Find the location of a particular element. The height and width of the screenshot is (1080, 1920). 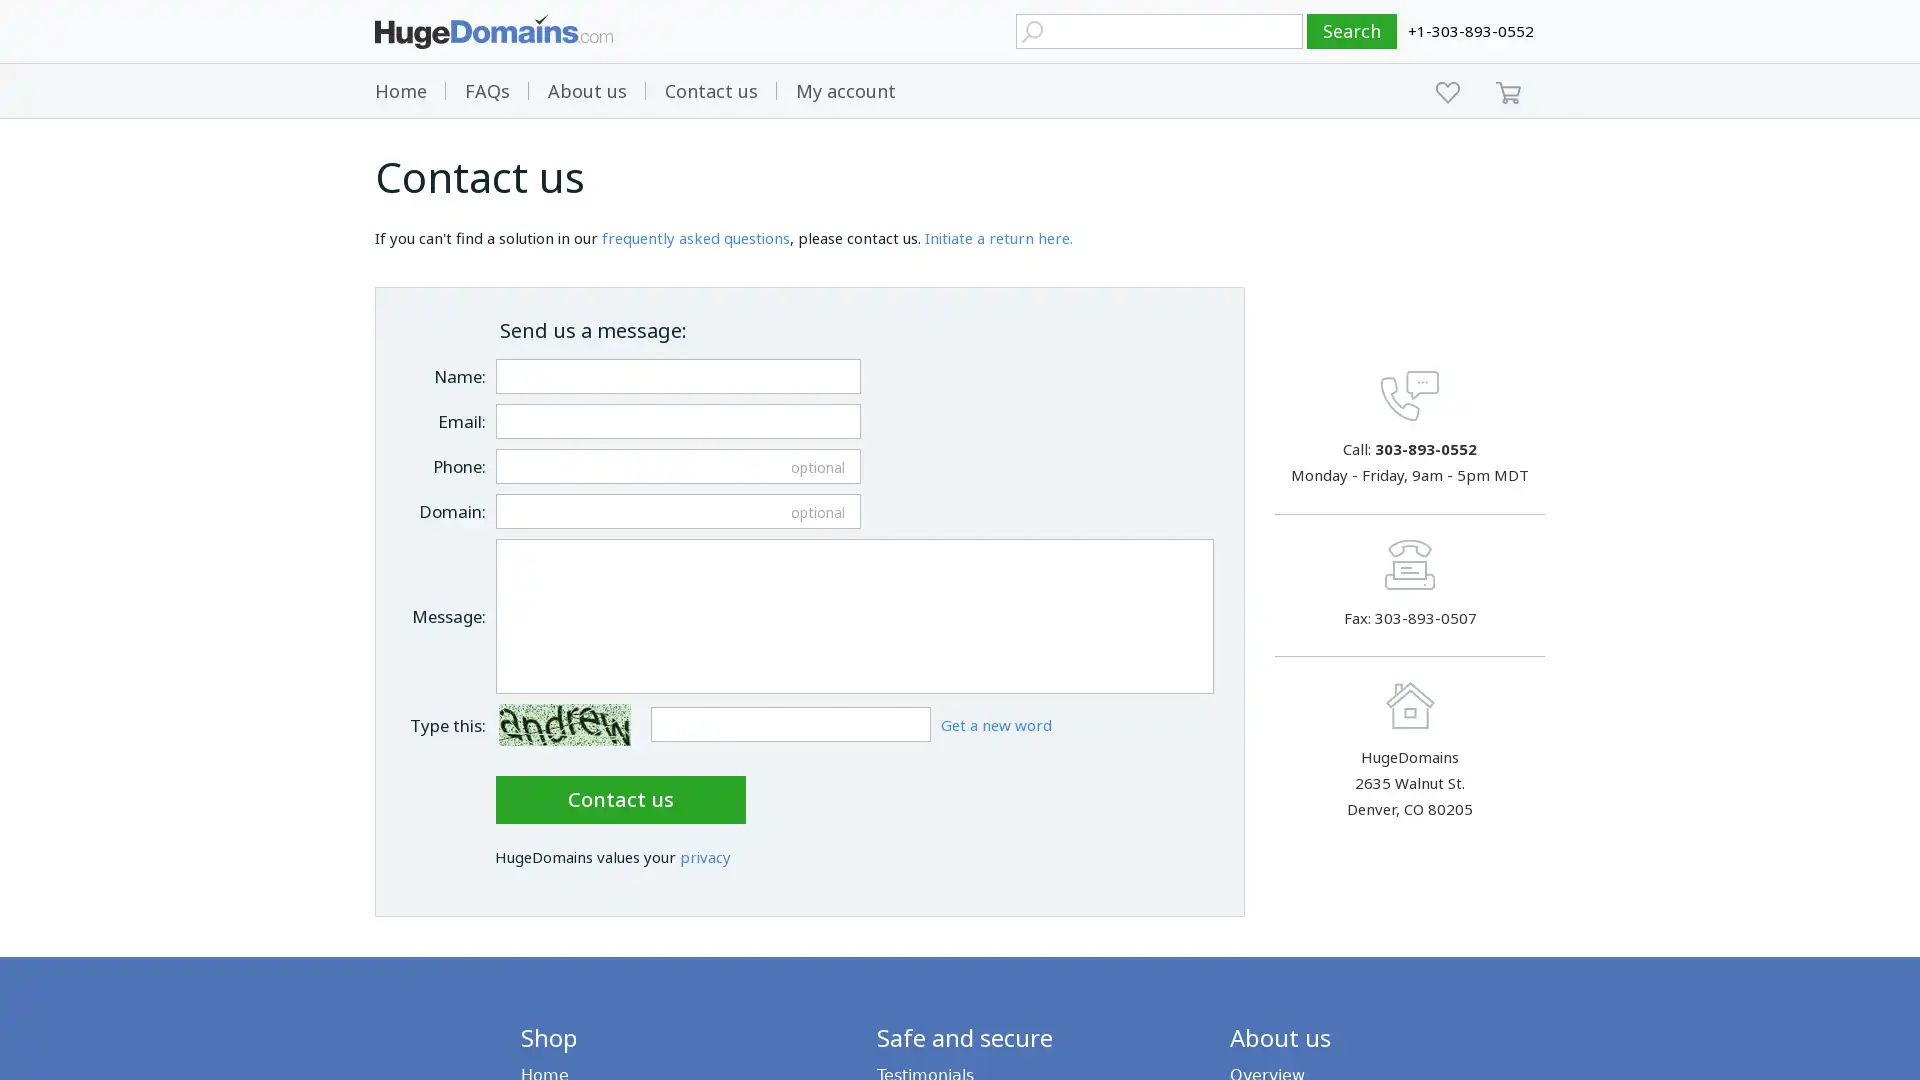

Search is located at coordinates (1352, 31).